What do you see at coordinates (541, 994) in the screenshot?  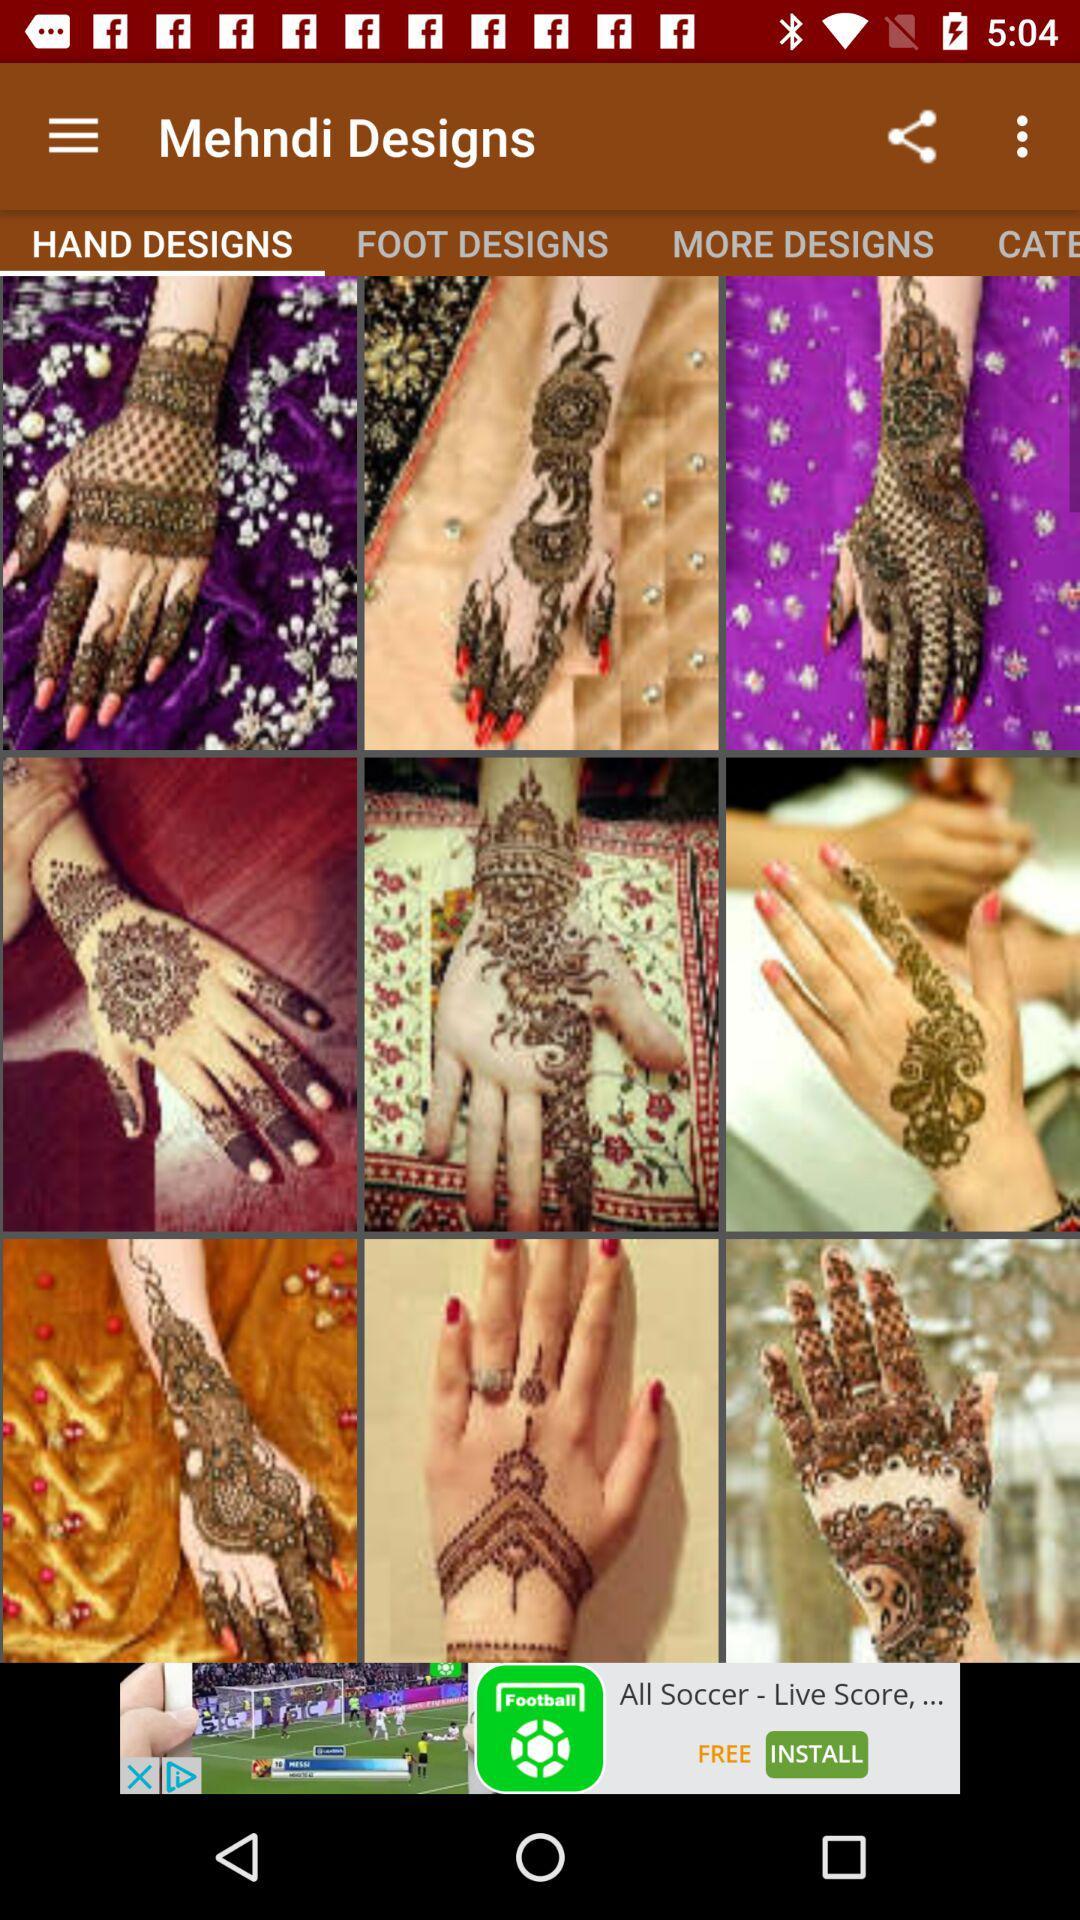 I see `the picture` at bounding box center [541, 994].